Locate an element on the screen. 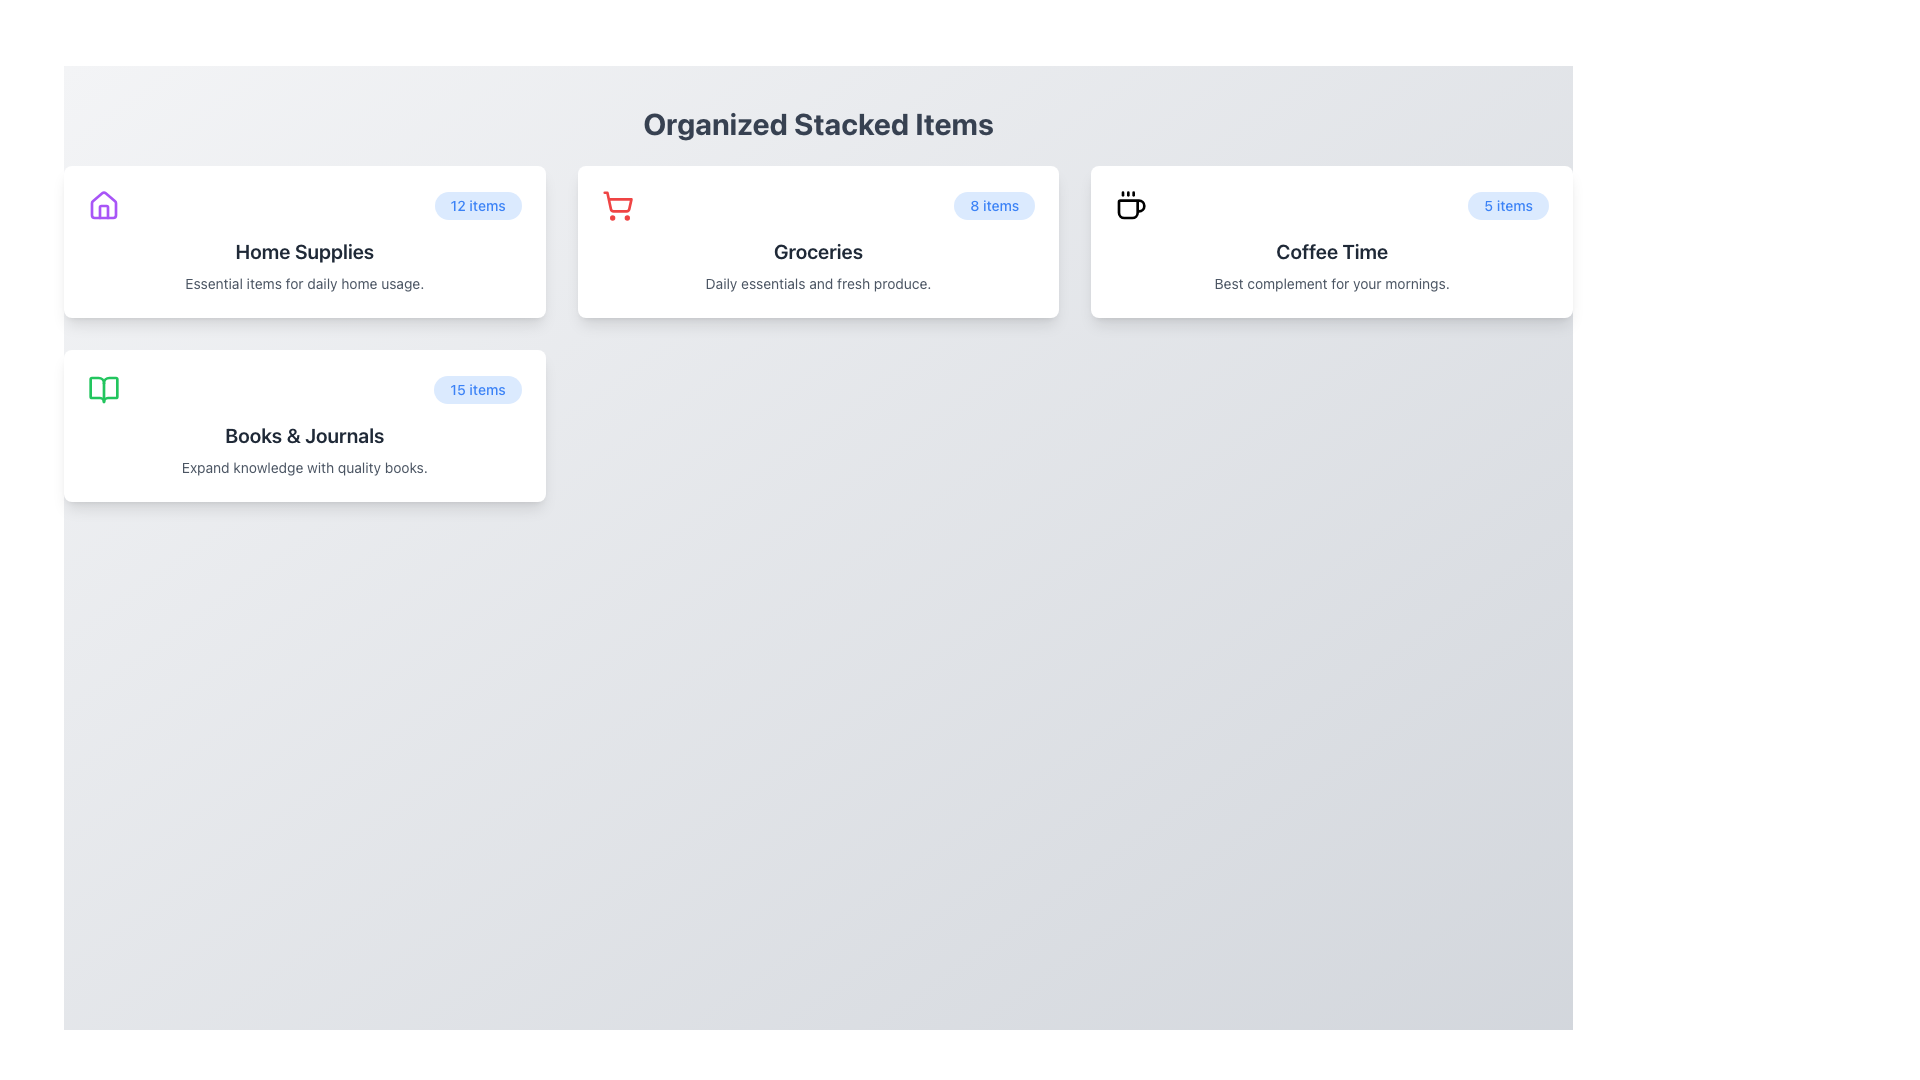 This screenshot has height=1080, width=1920. Text Label providing a supplementary description about the 'Coffee Time' section using accessibility tools is located at coordinates (1332, 284).